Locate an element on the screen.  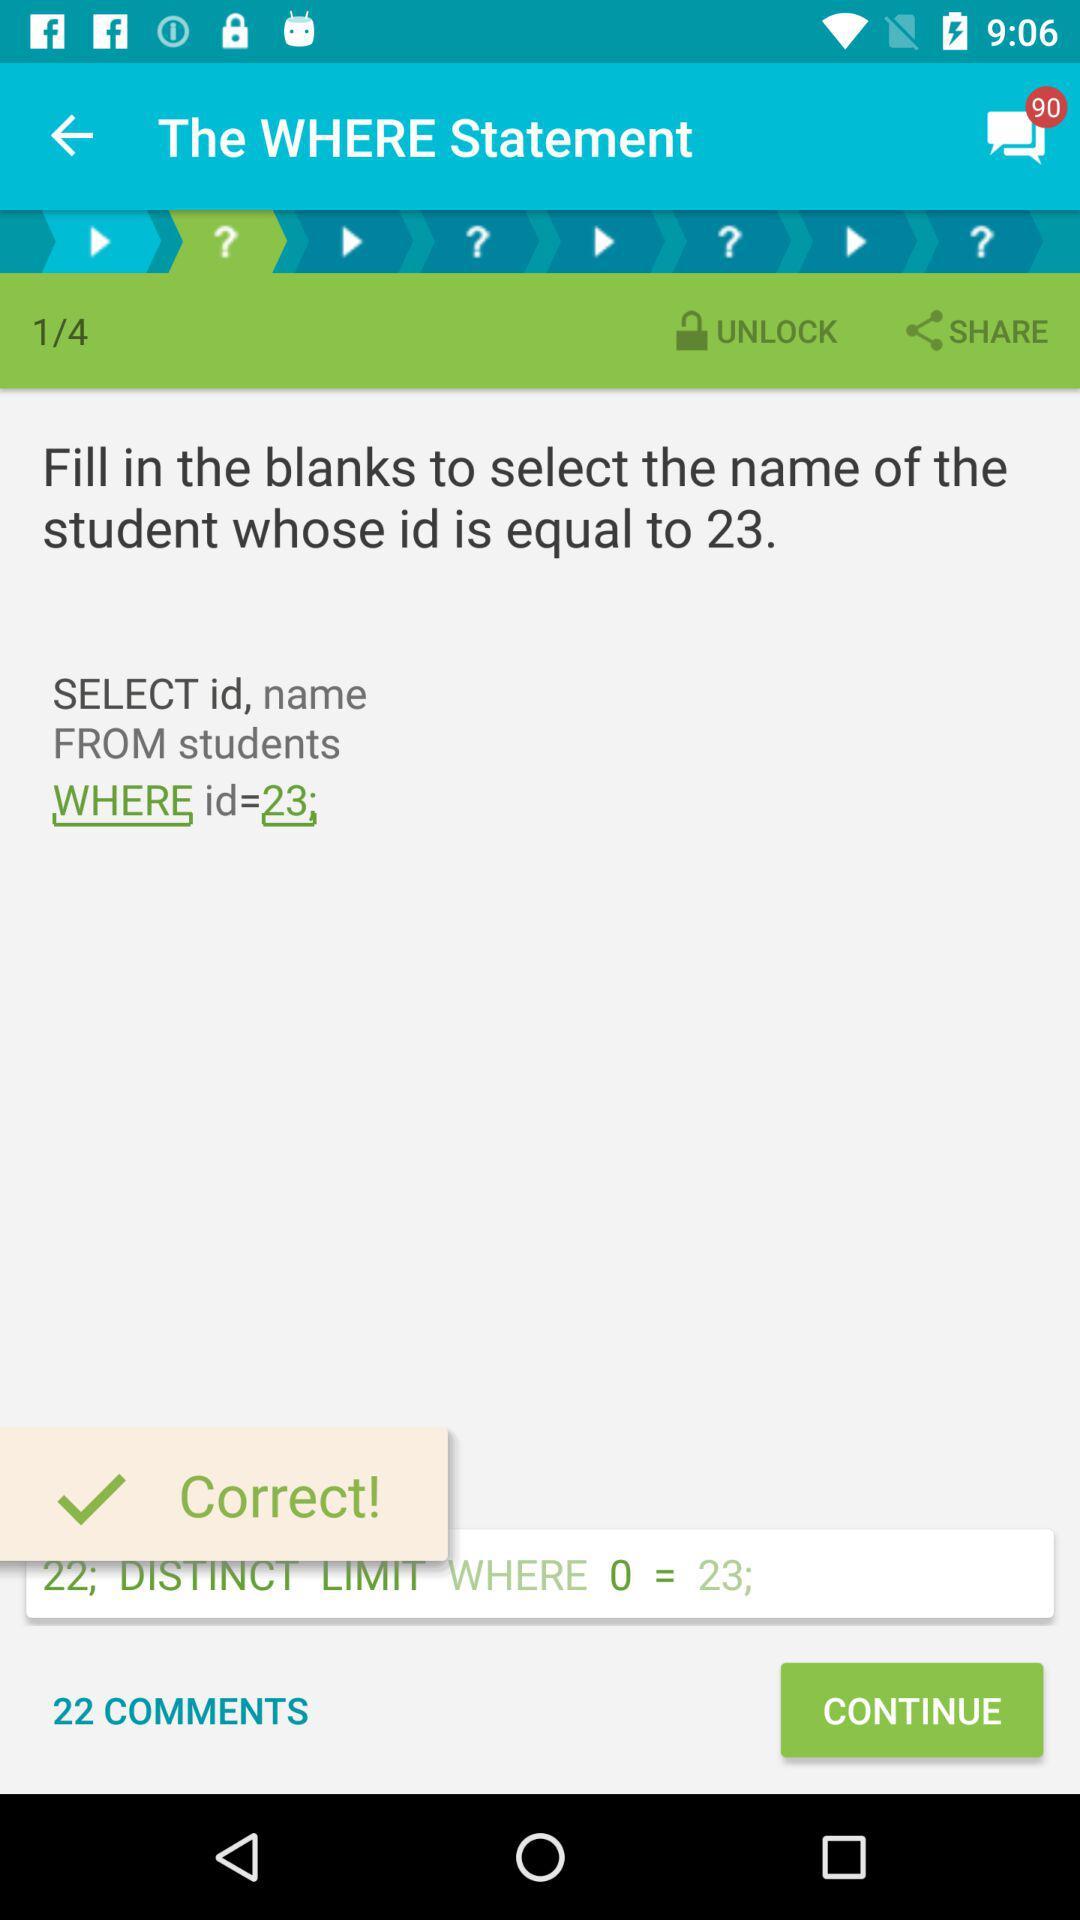
the share icon is located at coordinates (973, 330).